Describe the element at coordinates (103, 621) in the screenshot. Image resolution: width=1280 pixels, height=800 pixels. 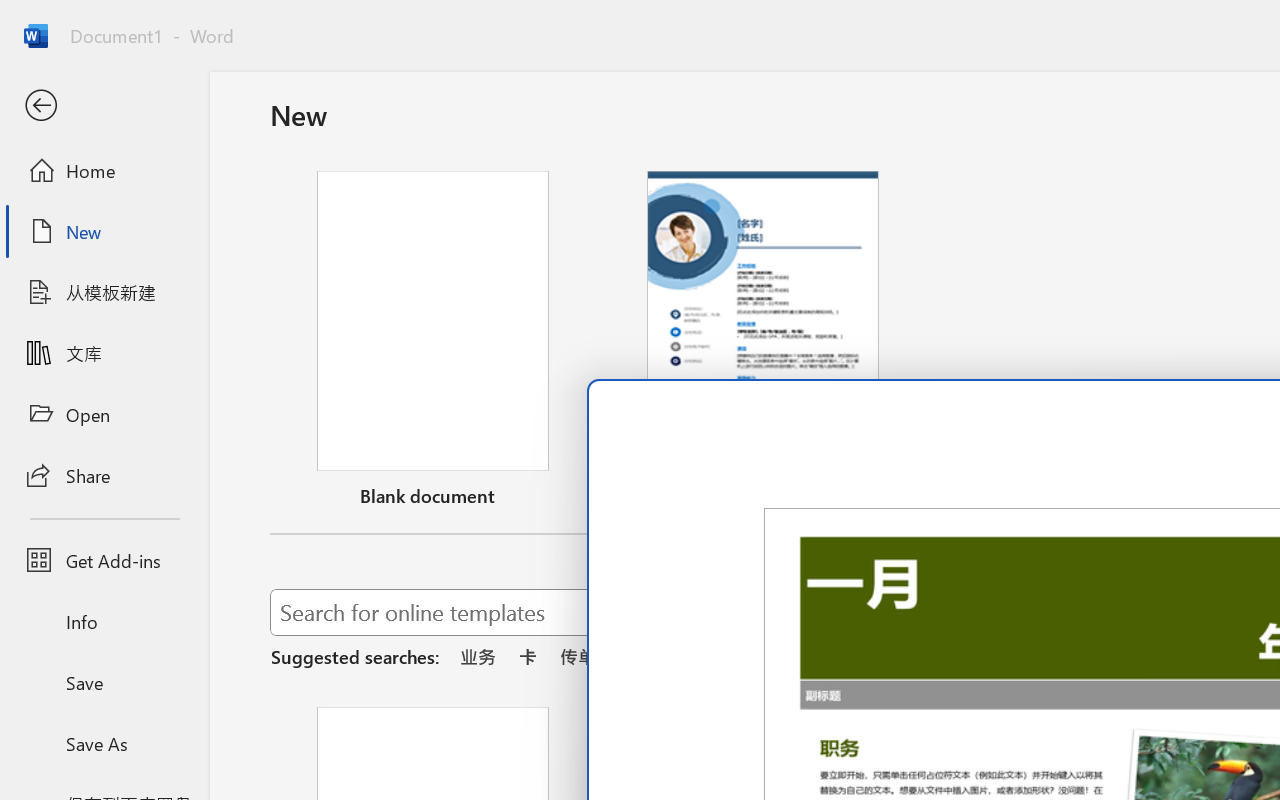
I see `'Info'` at that location.